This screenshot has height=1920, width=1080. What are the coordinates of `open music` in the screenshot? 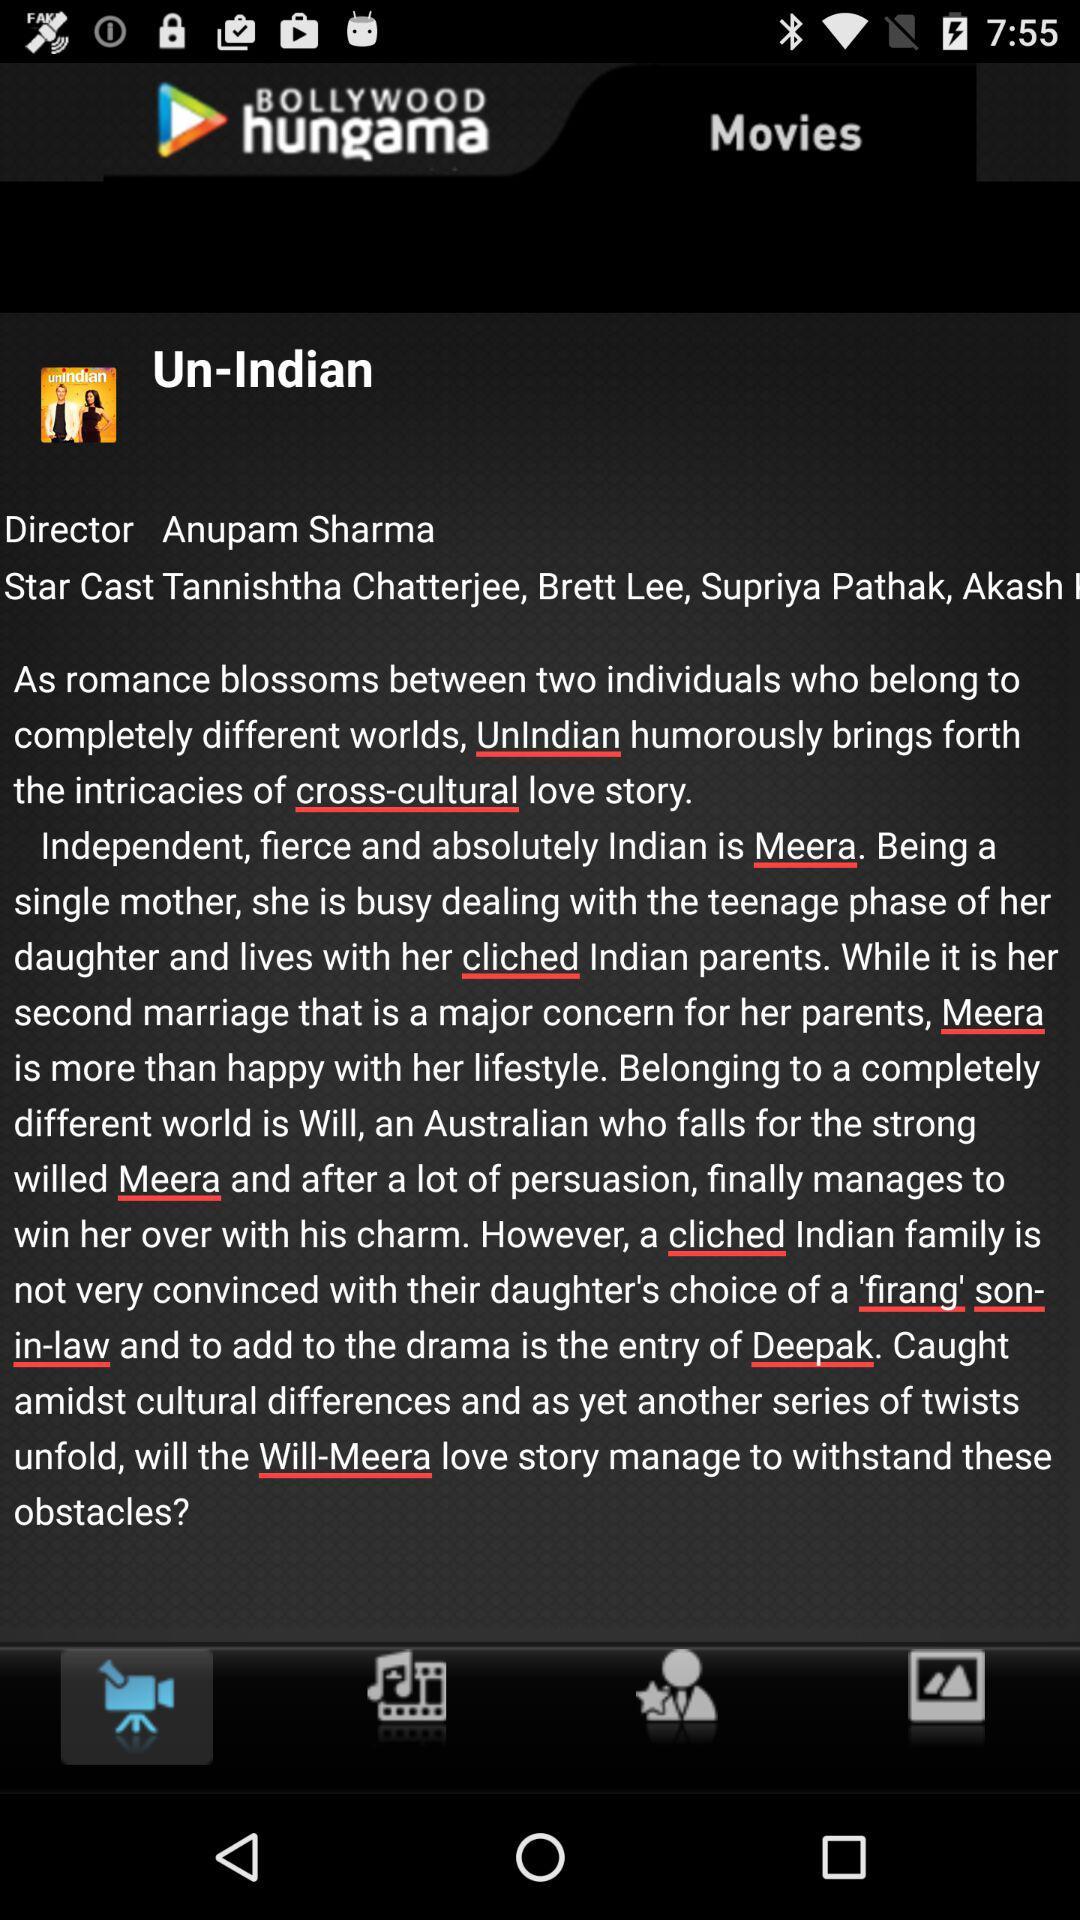 It's located at (405, 1697).